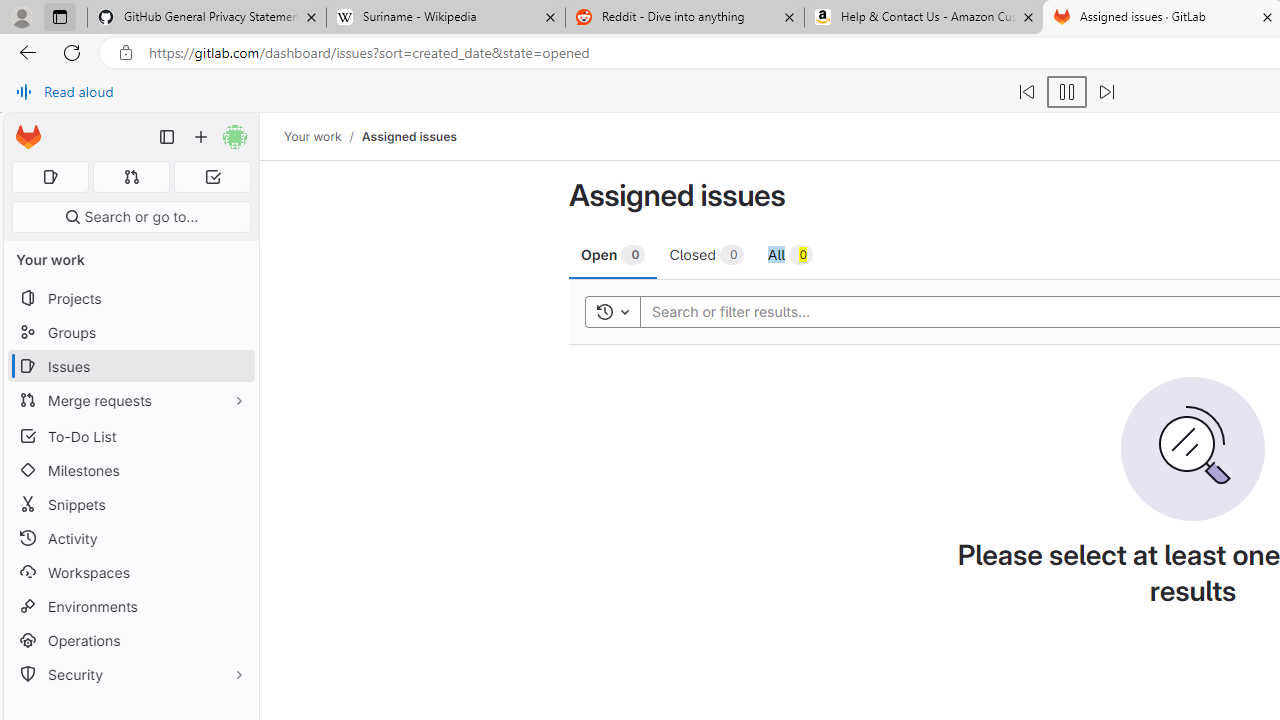 This screenshot has width=1280, height=720. I want to click on 'Environments', so click(130, 605).